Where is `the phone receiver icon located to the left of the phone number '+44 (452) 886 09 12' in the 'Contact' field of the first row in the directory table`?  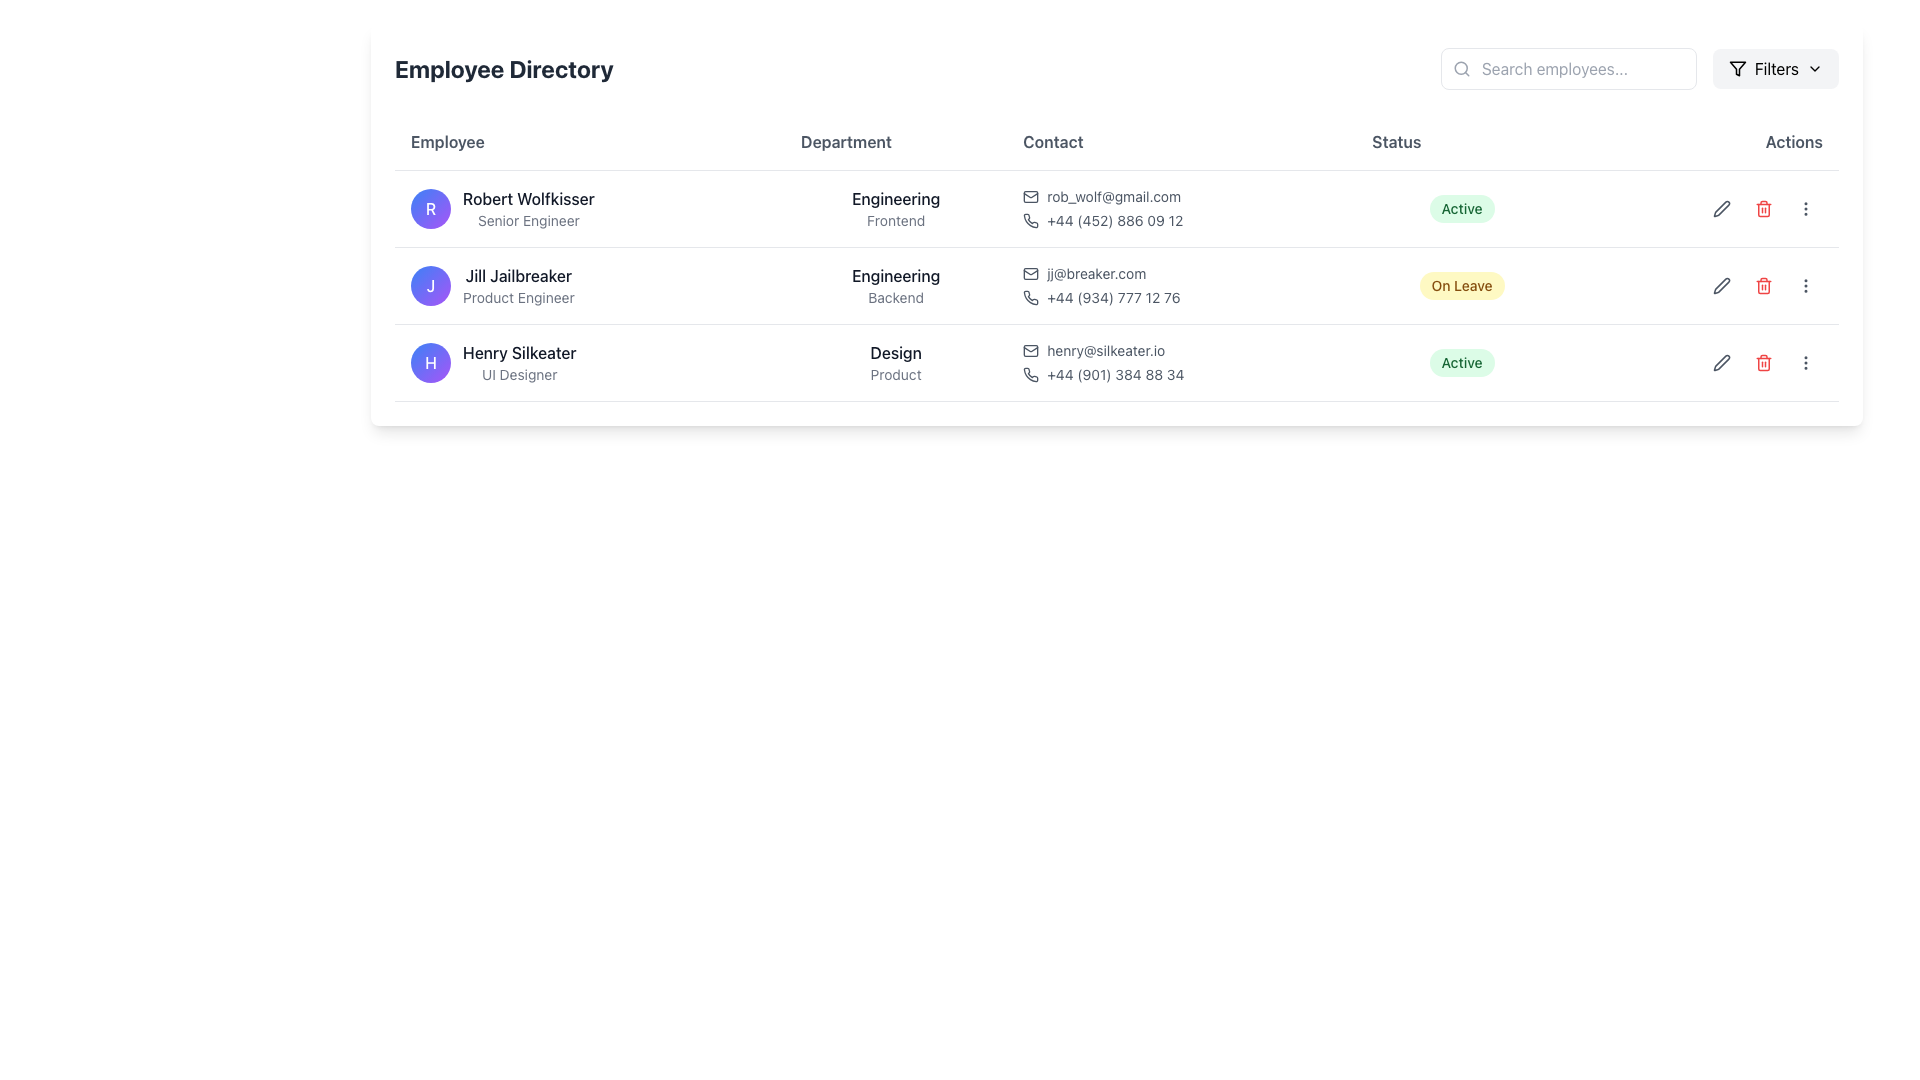 the phone receiver icon located to the left of the phone number '+44 (452) 886 09 12' in the 'Contact' field of the first row in the directory table is located at coordinates (1031, 220).